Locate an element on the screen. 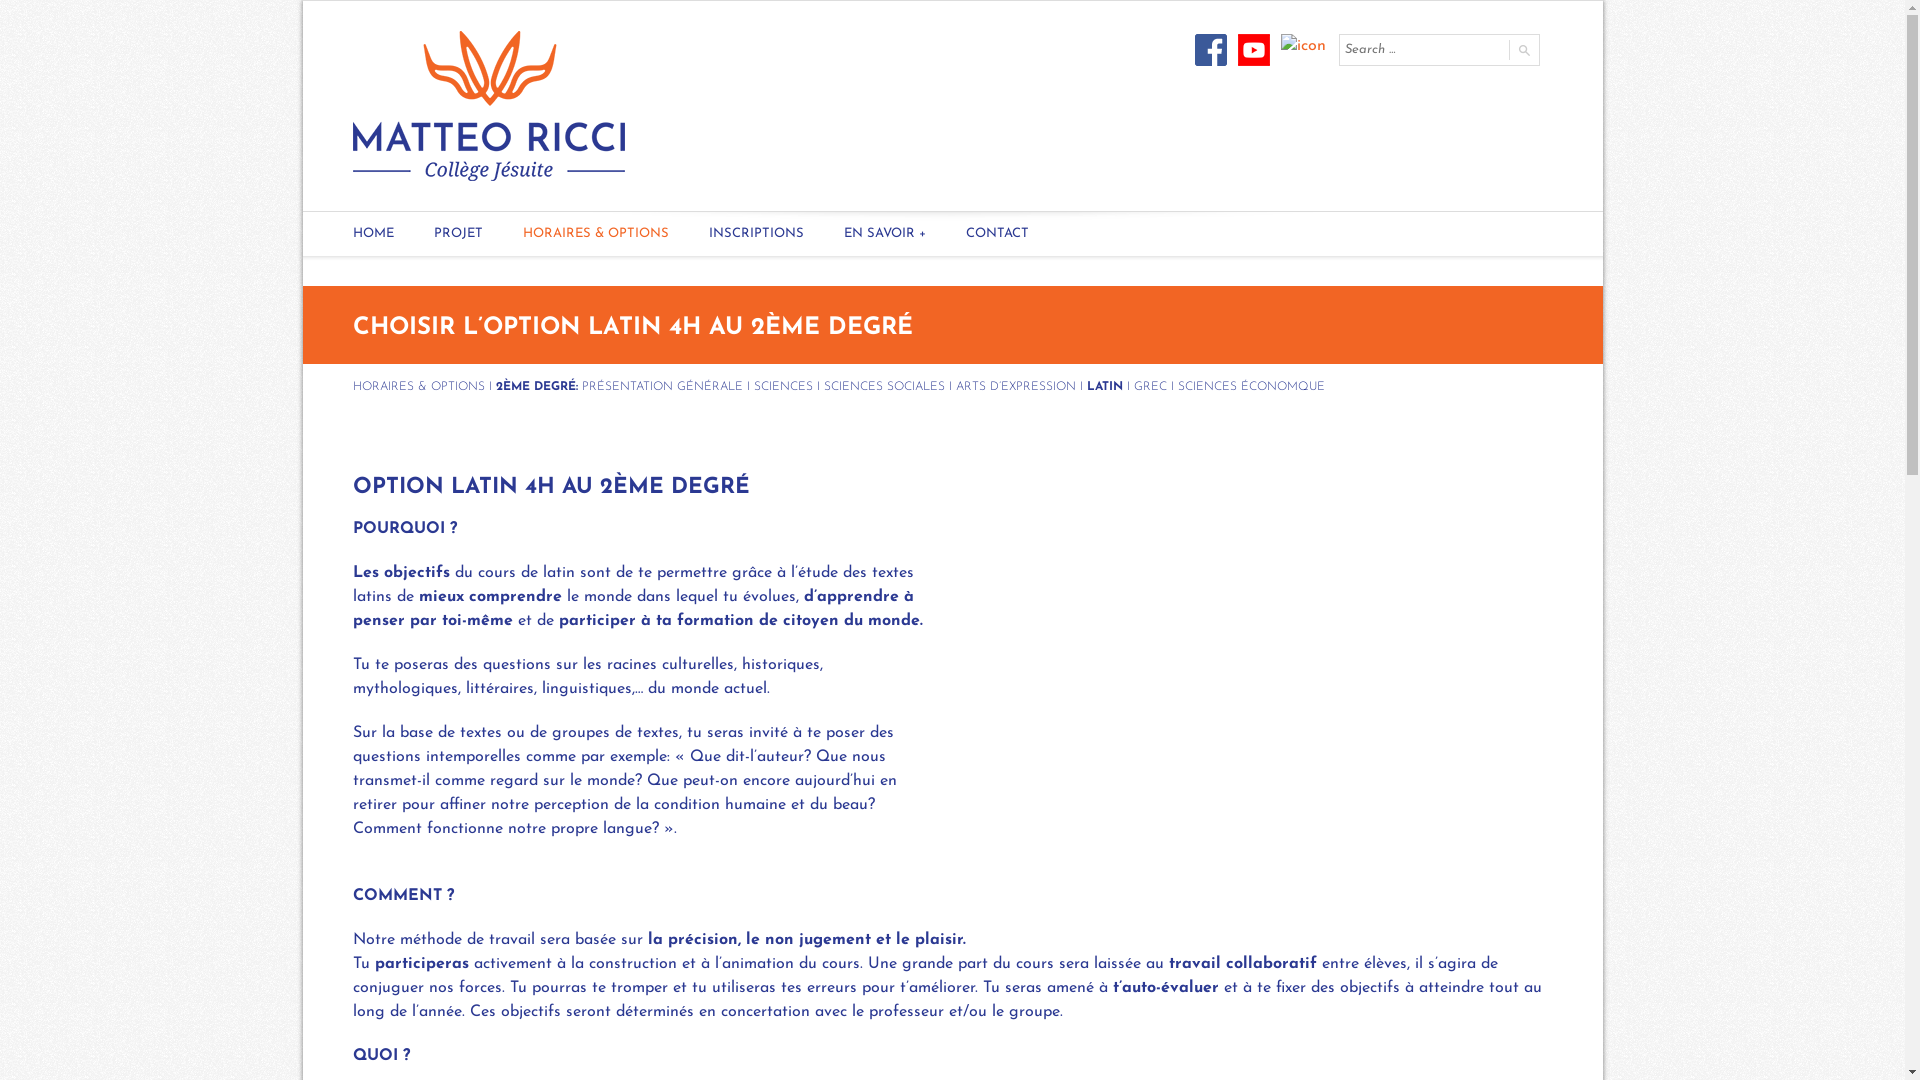  'HORAIRES & OPTIONS' is located at coordinates (594, 233).